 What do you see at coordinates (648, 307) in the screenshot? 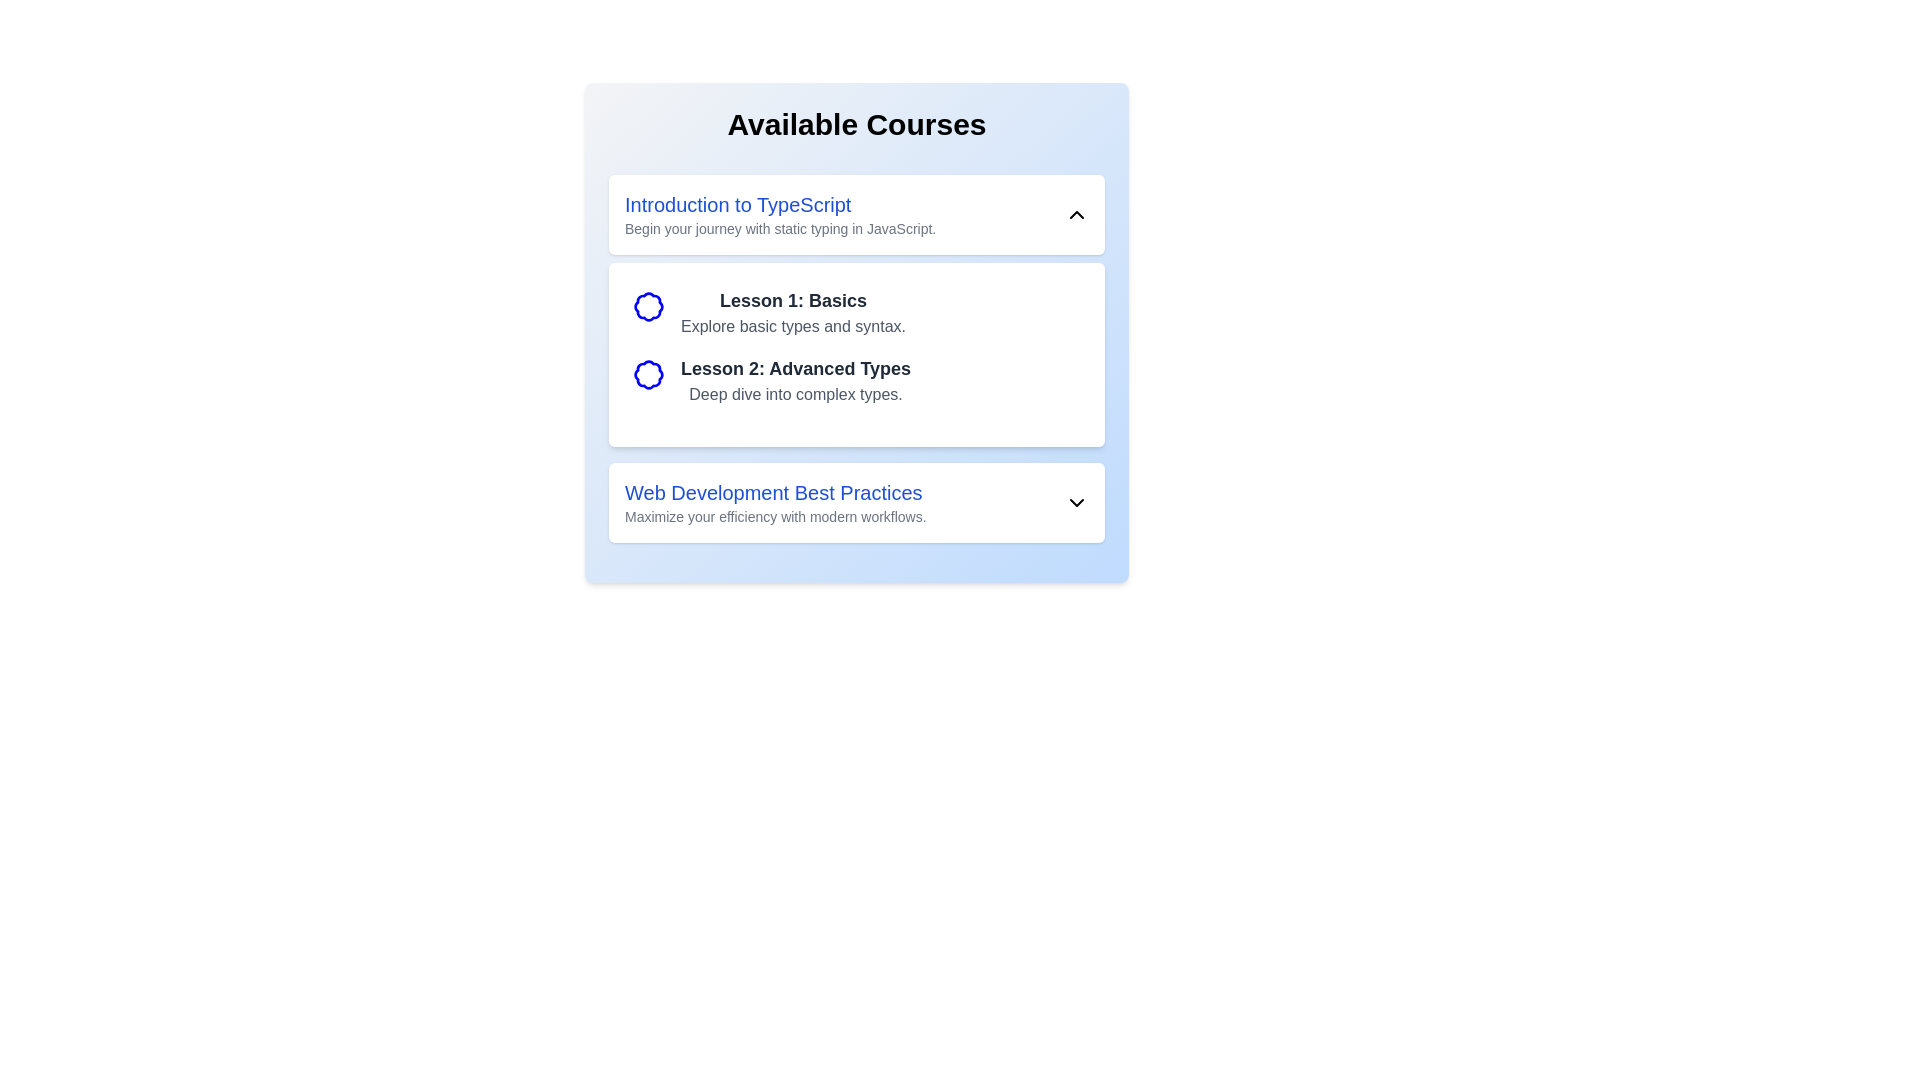
I see `the Decorative icon for the 'Lesson 1: Basics' item located in the 'Available Courses' section, which is the first icon in this group, positioned directly to the left of the text content` at bounding box center [648, 307].